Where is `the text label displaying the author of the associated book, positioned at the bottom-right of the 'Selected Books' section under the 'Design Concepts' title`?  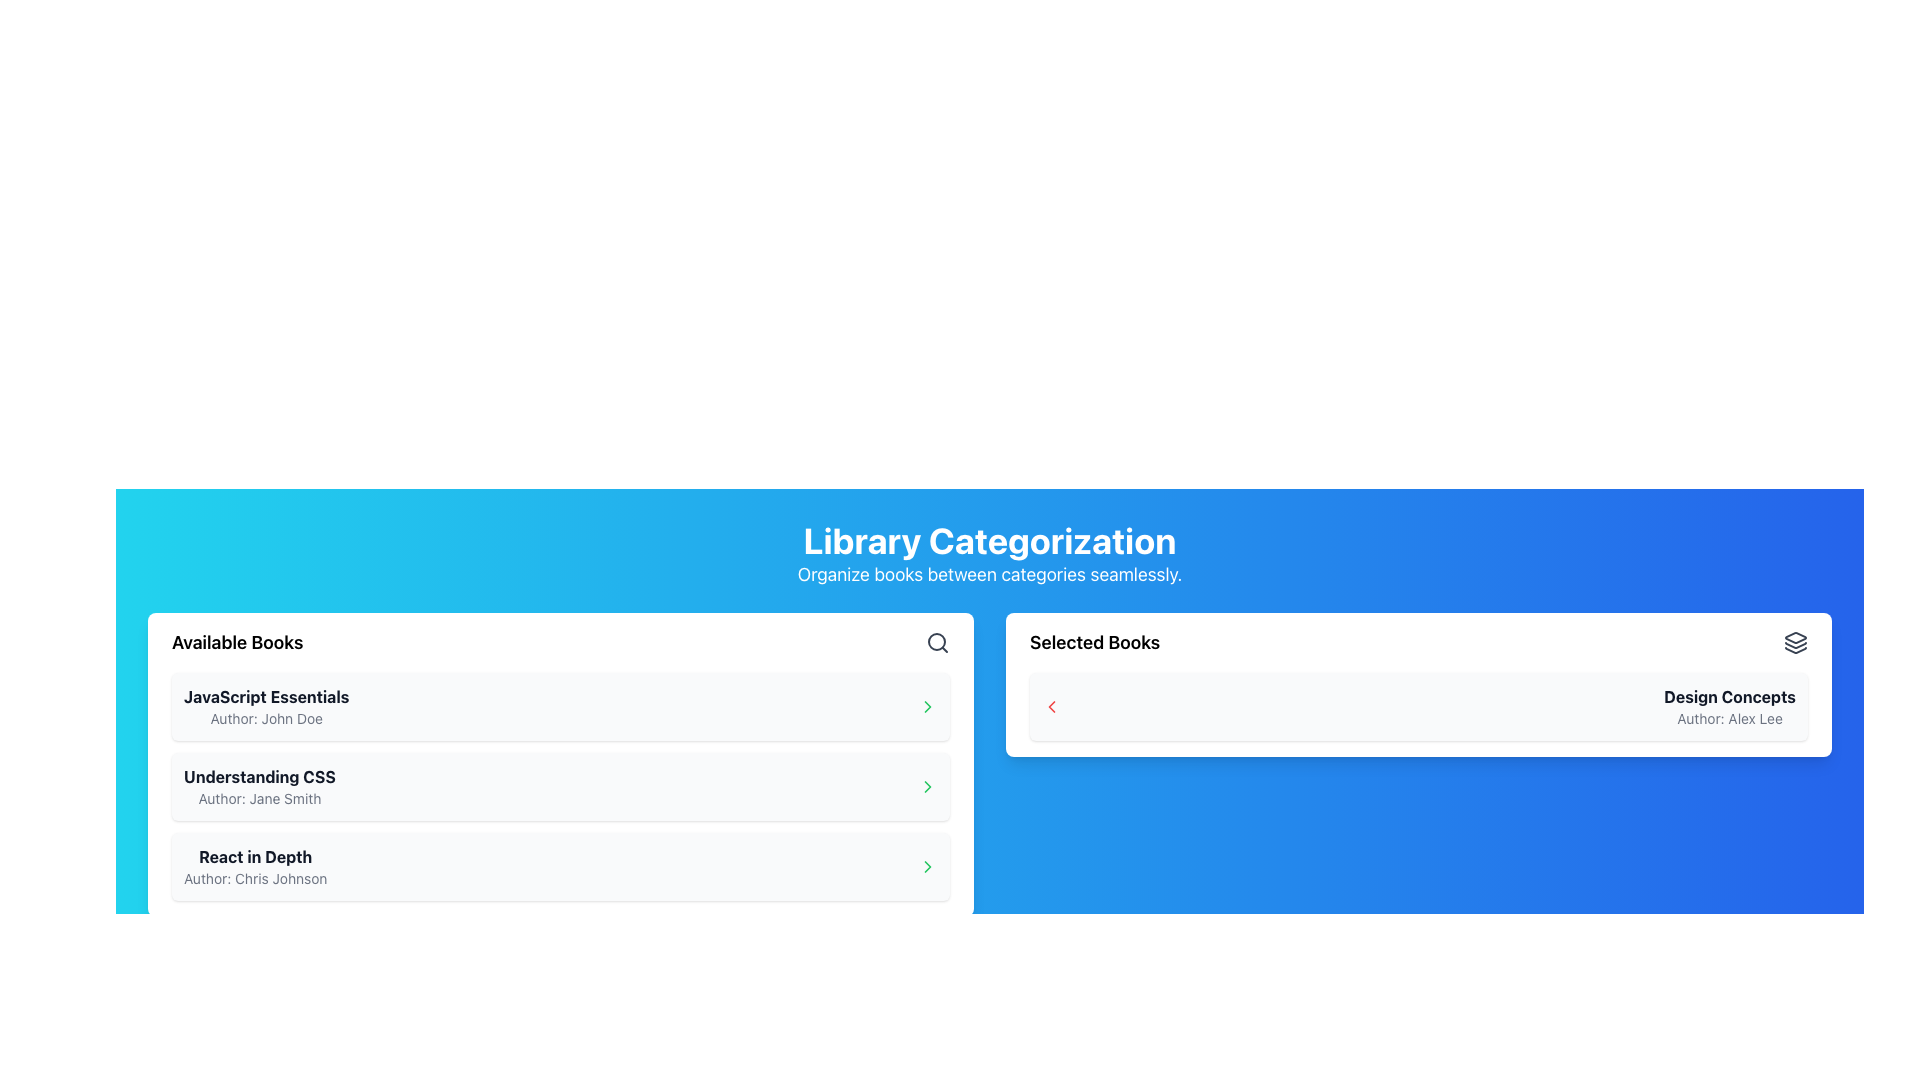
the text label displaying the author of the associated book, positioned at the bottom-right of the 'Selected Books' section under the 'Design Concepts' title is located at coordinates (1729, 717).